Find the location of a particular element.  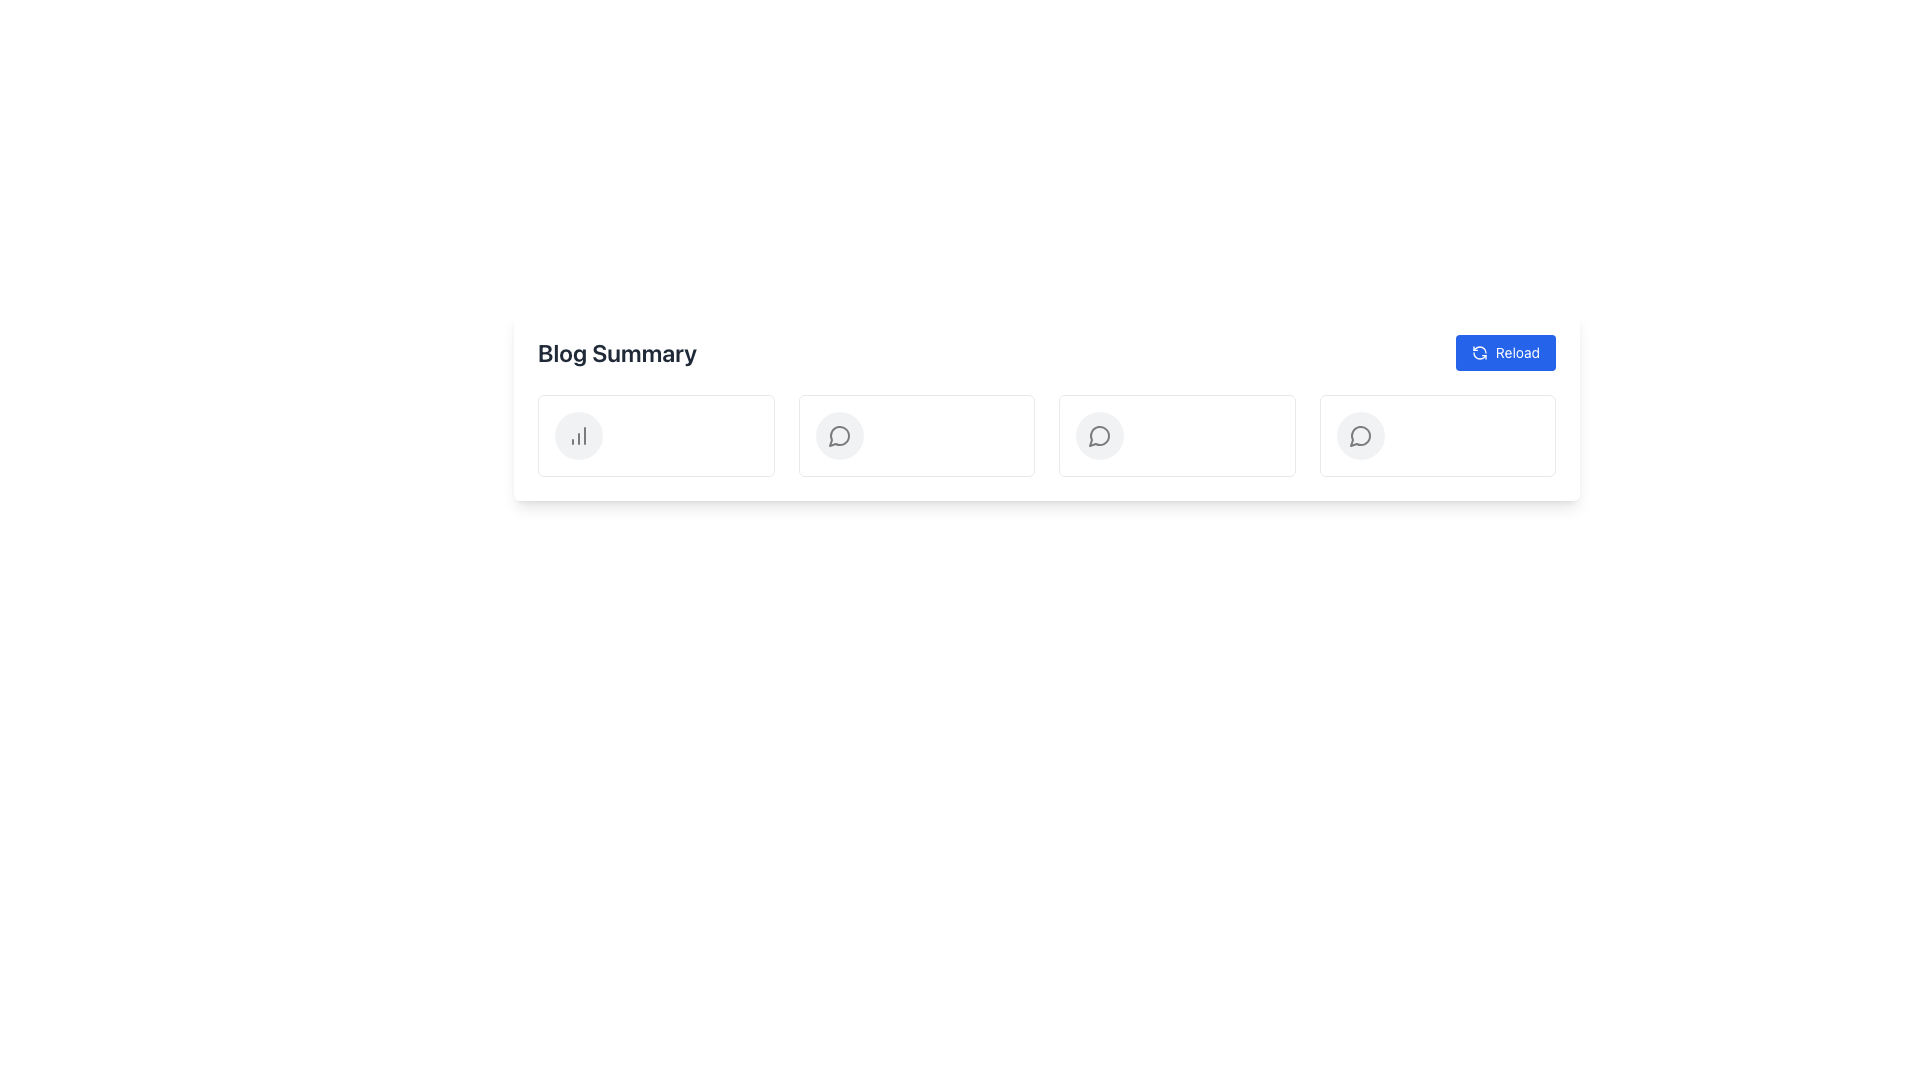

the circular SVG icon with two arrows forming a counter-clockwise loop, located inside the blue 'Reload' button in the top-right section of the interface is located at coordinates (1479, 352).